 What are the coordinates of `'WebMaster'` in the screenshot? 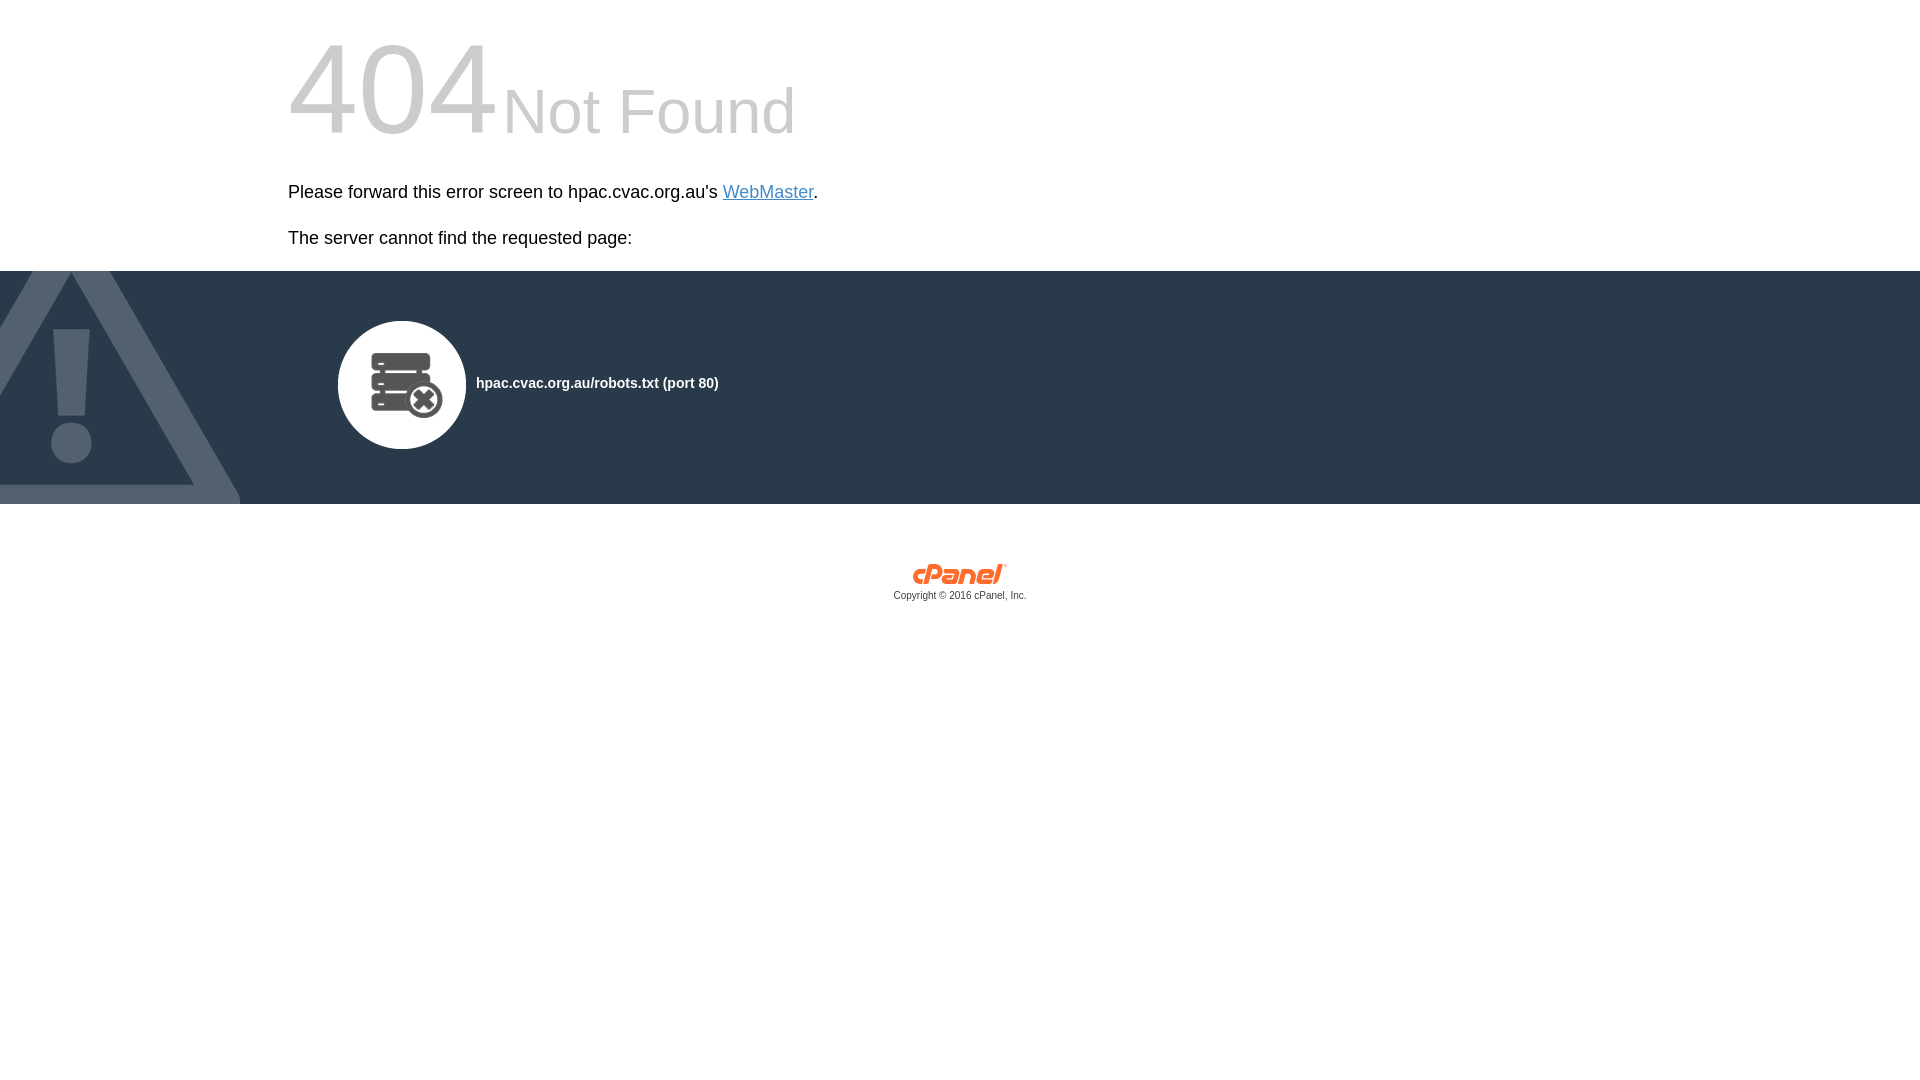 It's located at (767, 192).